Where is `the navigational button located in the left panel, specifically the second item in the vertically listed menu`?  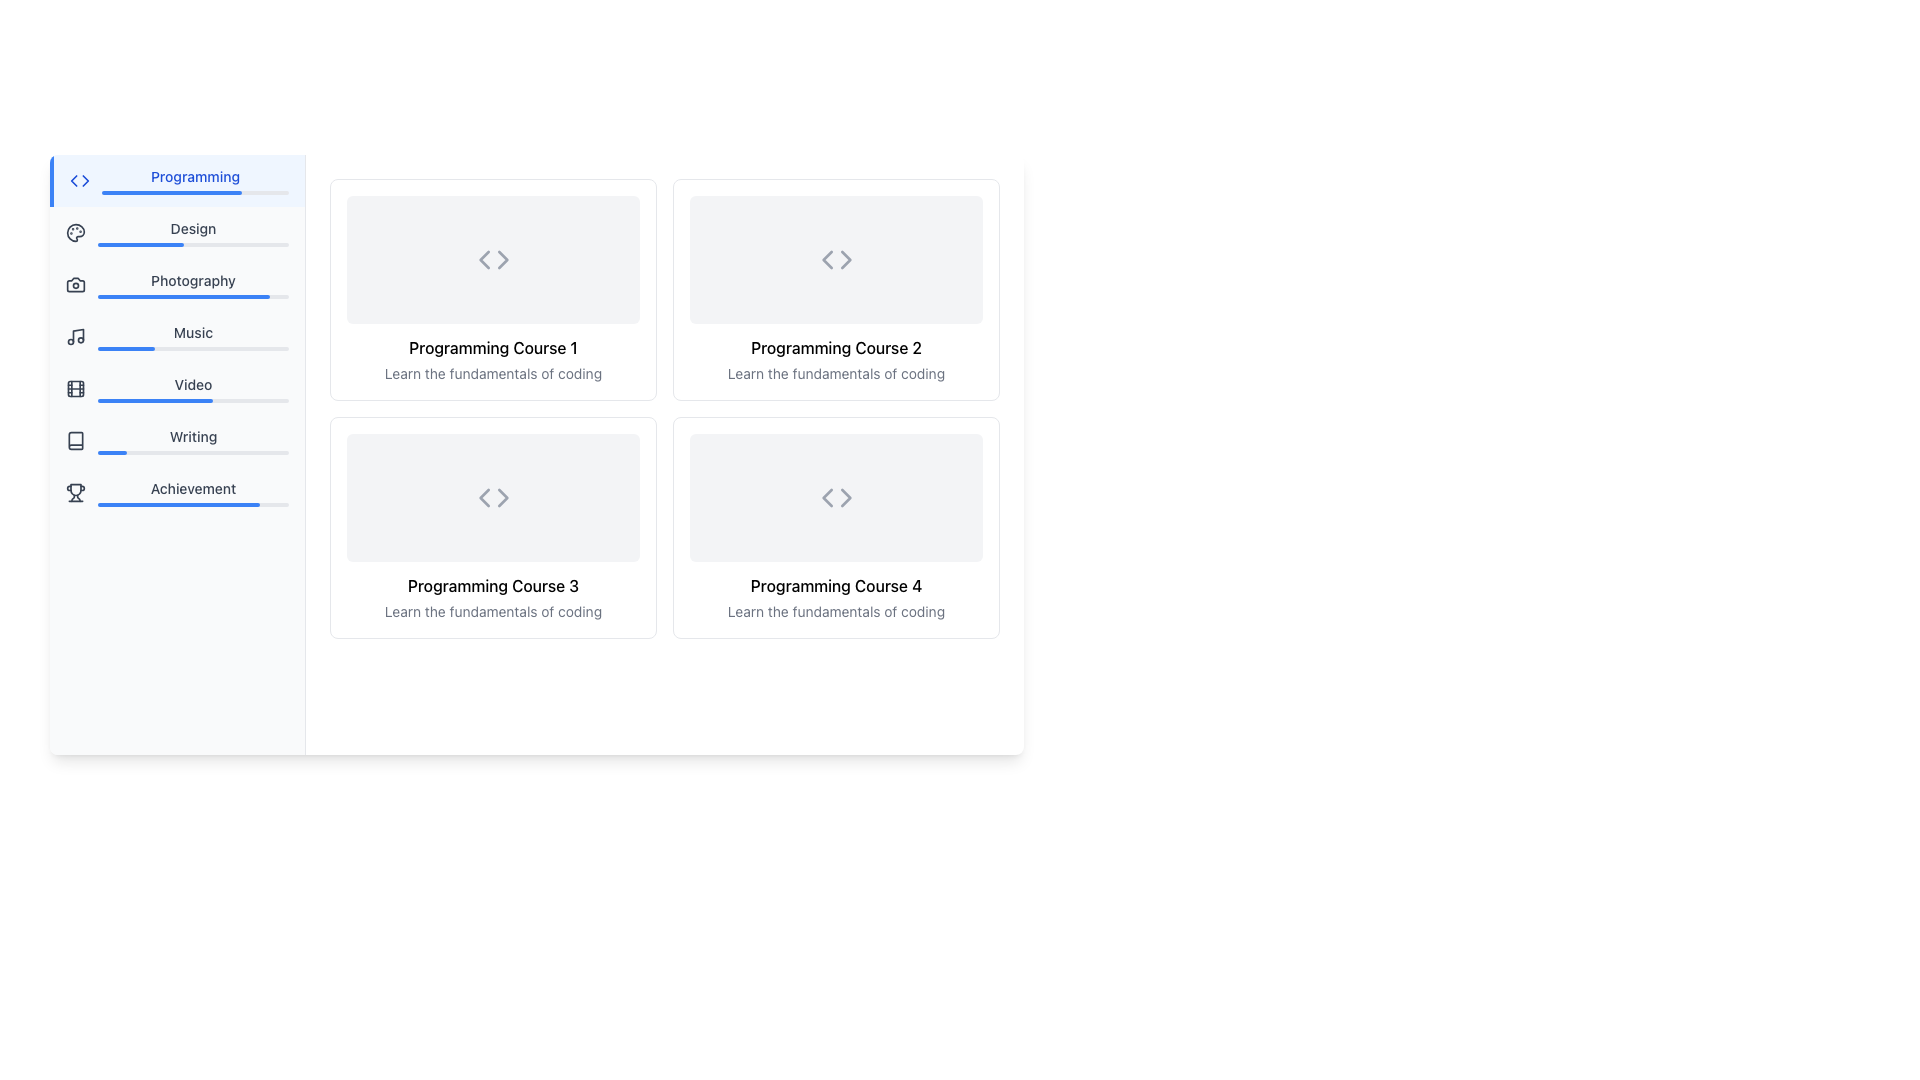 the navigational button located in the left panel, specifically the second item in the vertically listed menu is located at coordinates (177, 231).